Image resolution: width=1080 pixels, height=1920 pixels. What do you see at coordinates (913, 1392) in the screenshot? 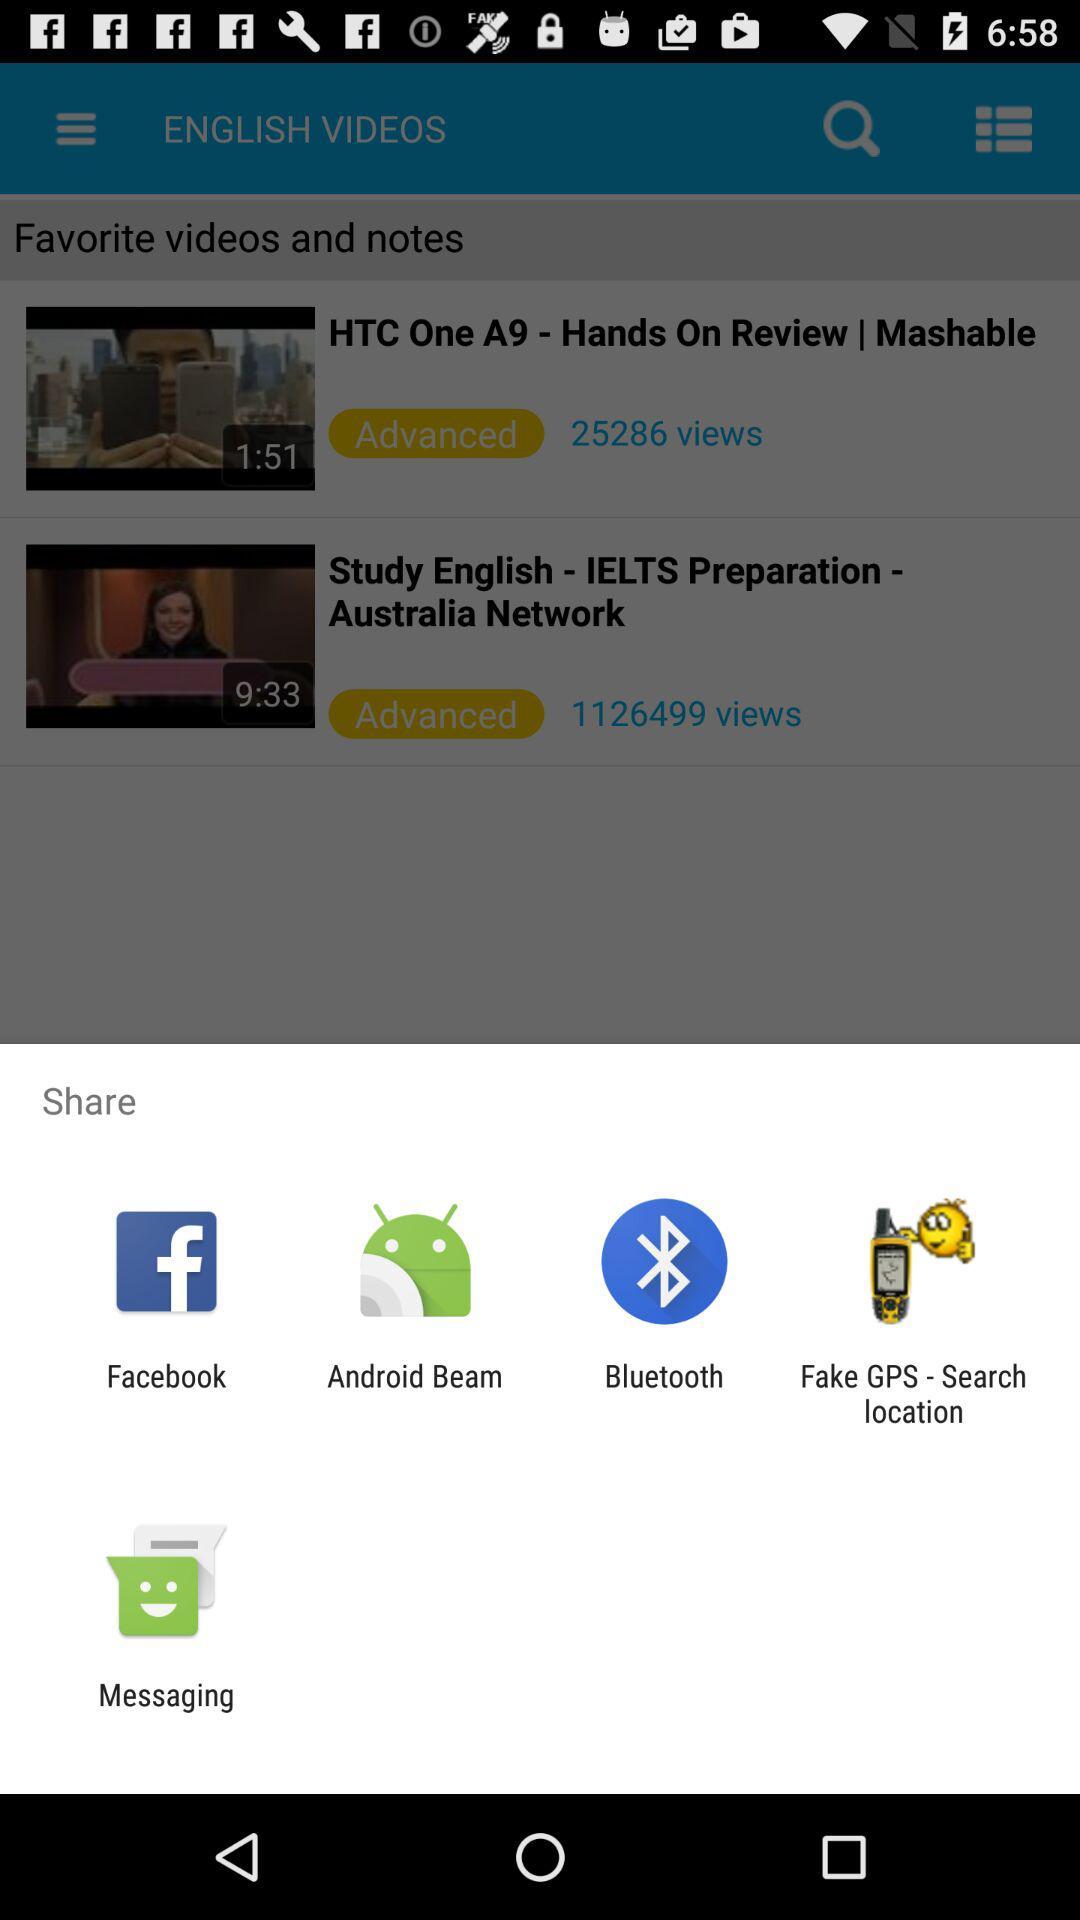
I see `the fake gps search` at bounding box center [913, 1392].